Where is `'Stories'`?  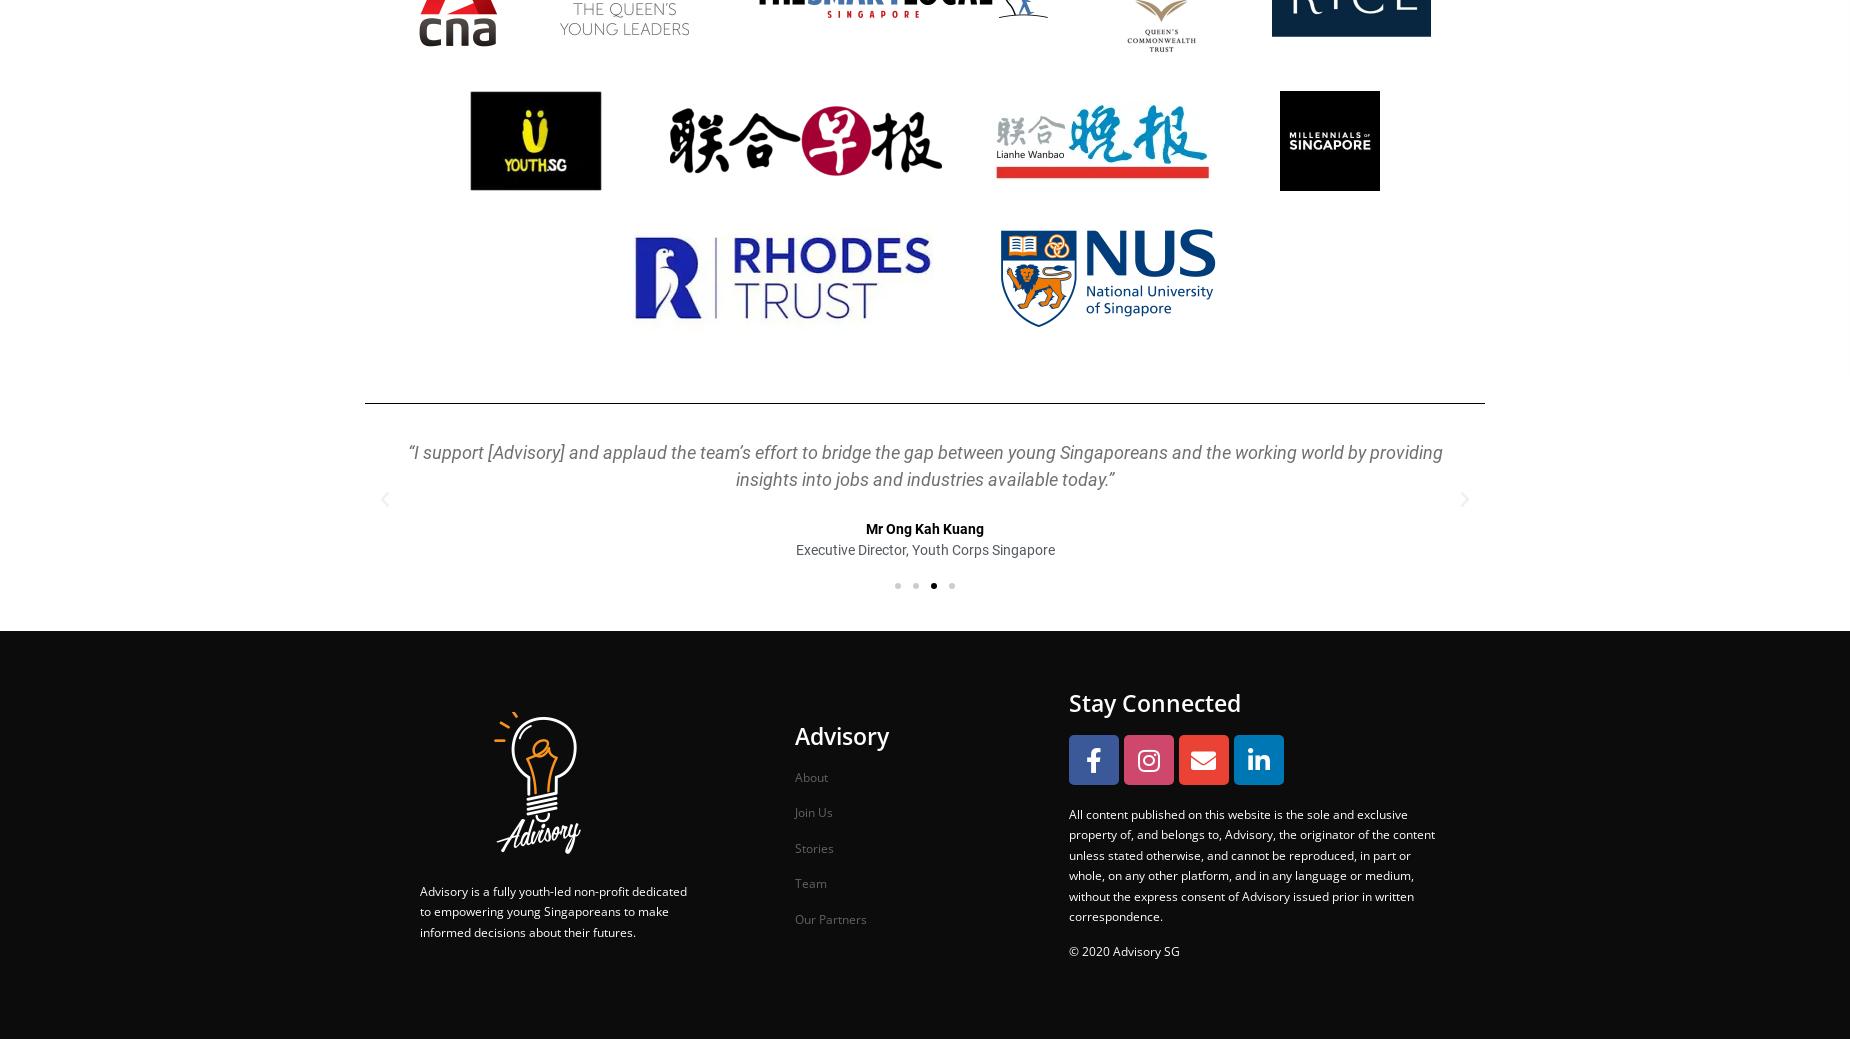
'Stories' is located at coordinates (794, 846).